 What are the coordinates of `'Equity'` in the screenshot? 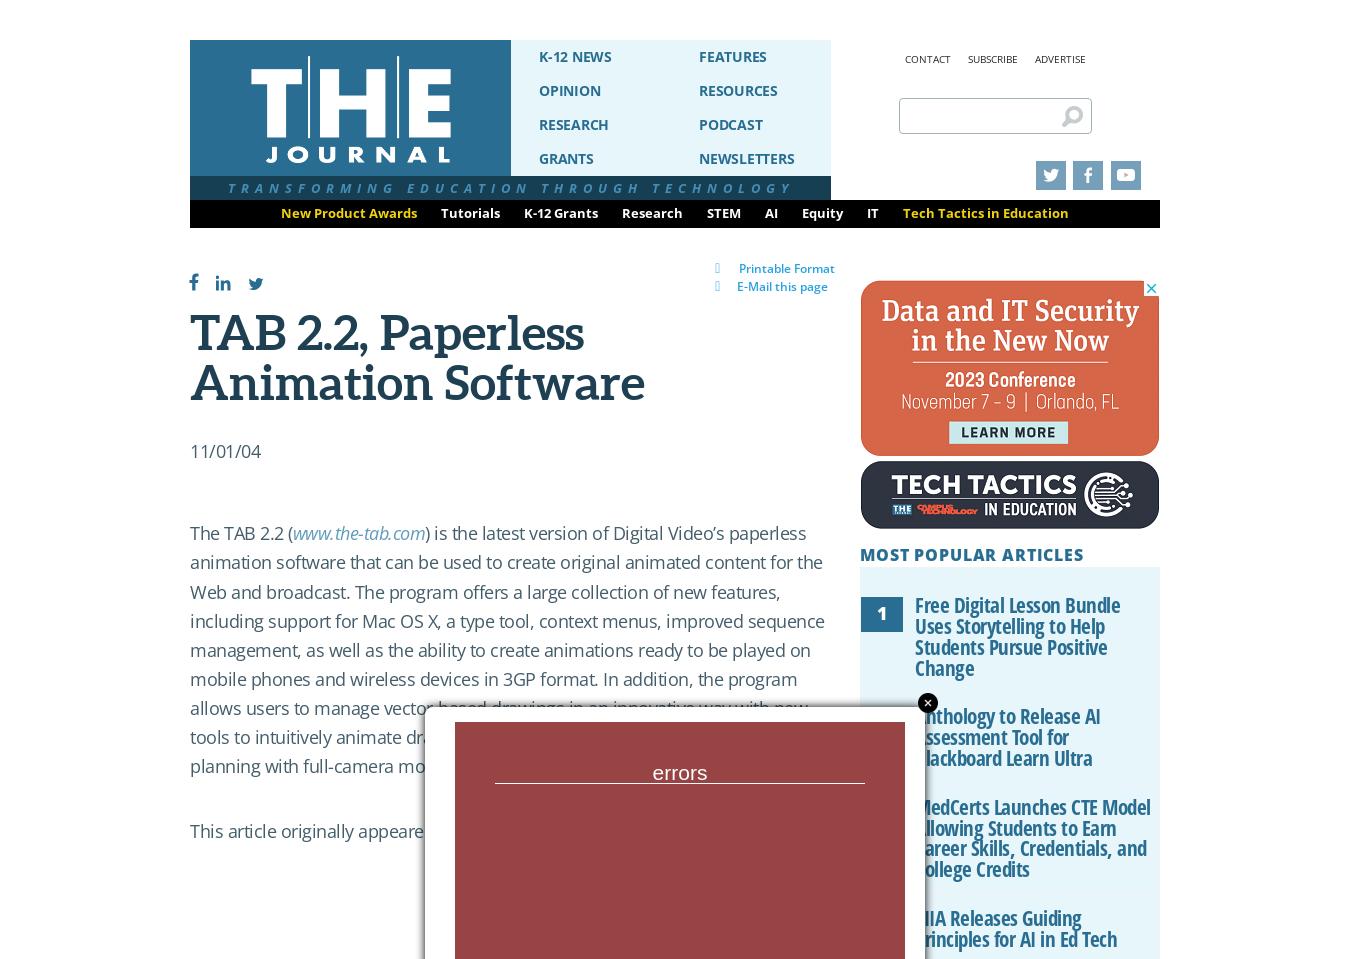 It's located at (802, 212).